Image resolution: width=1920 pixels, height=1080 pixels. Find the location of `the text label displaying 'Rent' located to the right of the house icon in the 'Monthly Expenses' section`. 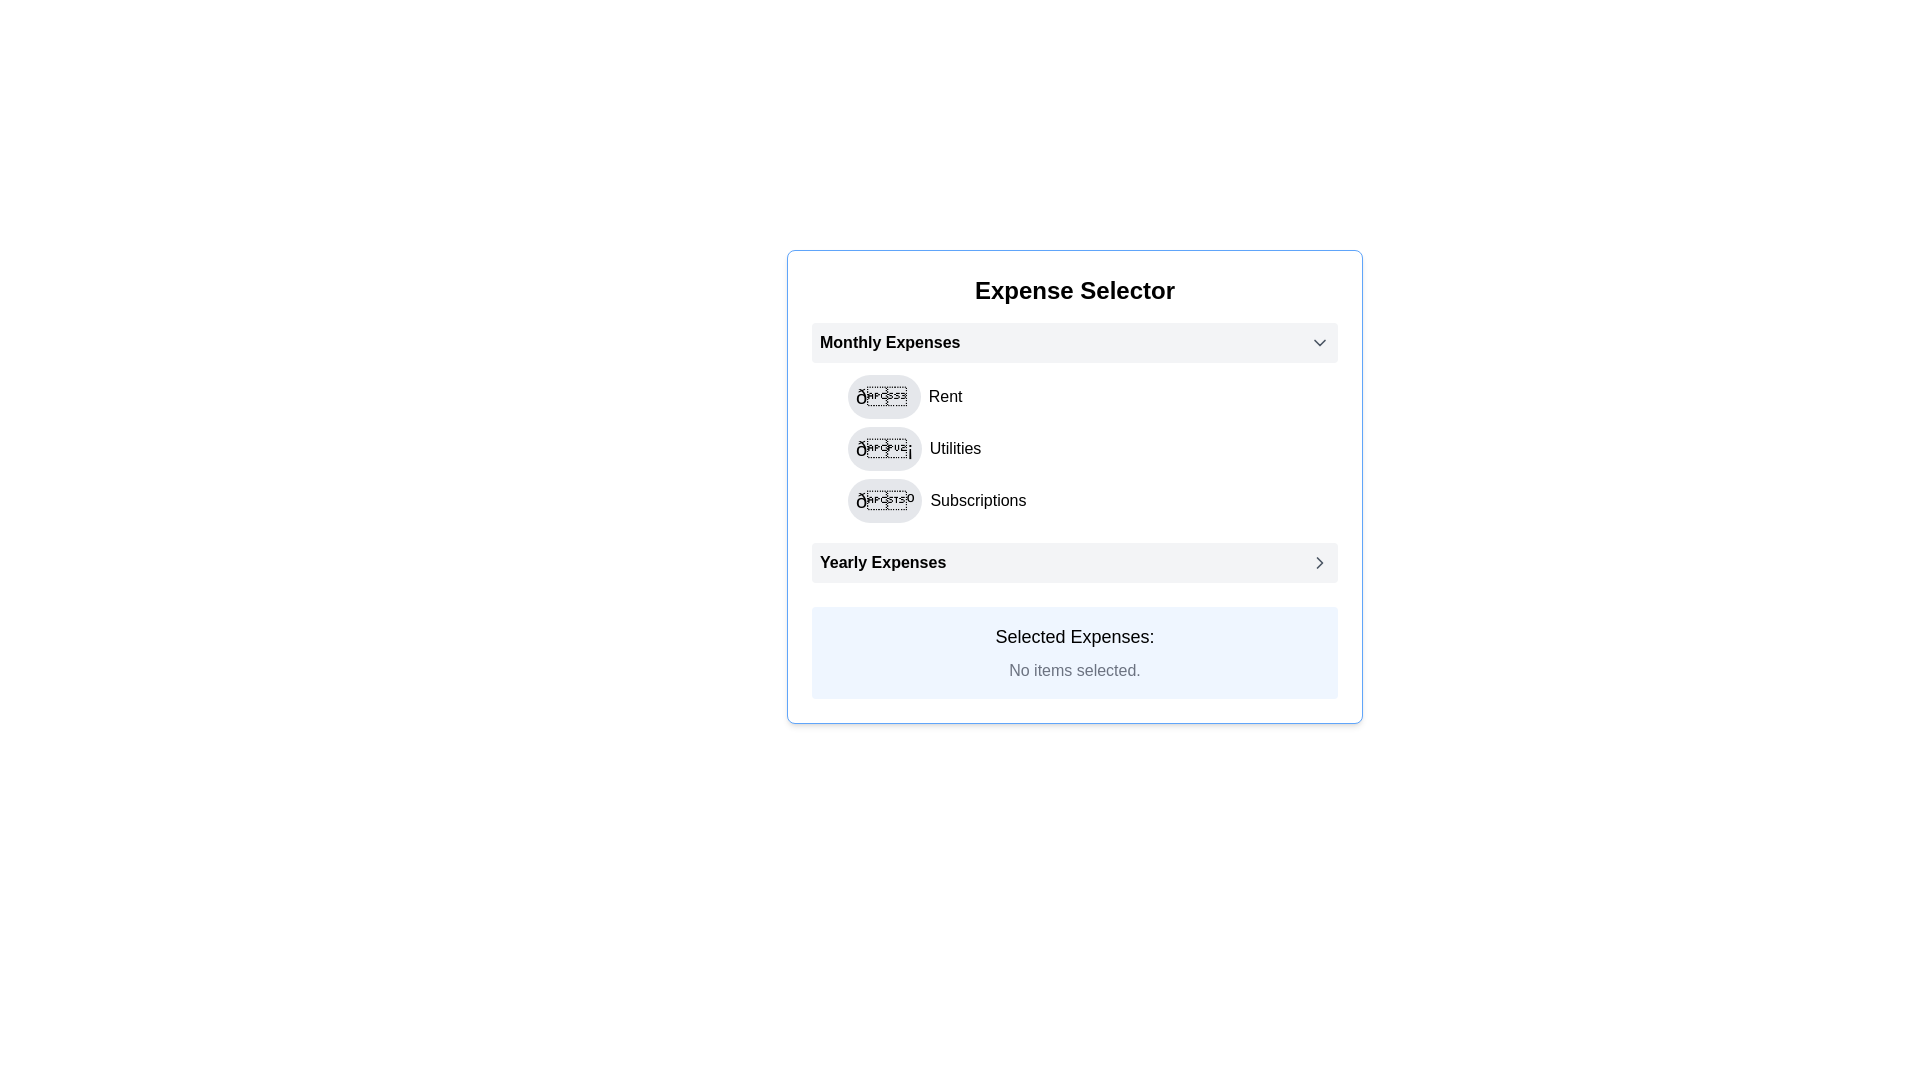

the text label displaying 'Rent' located to the right of the house icon in the 'Monthly Expenses' section is located at coordinates (944, 397).